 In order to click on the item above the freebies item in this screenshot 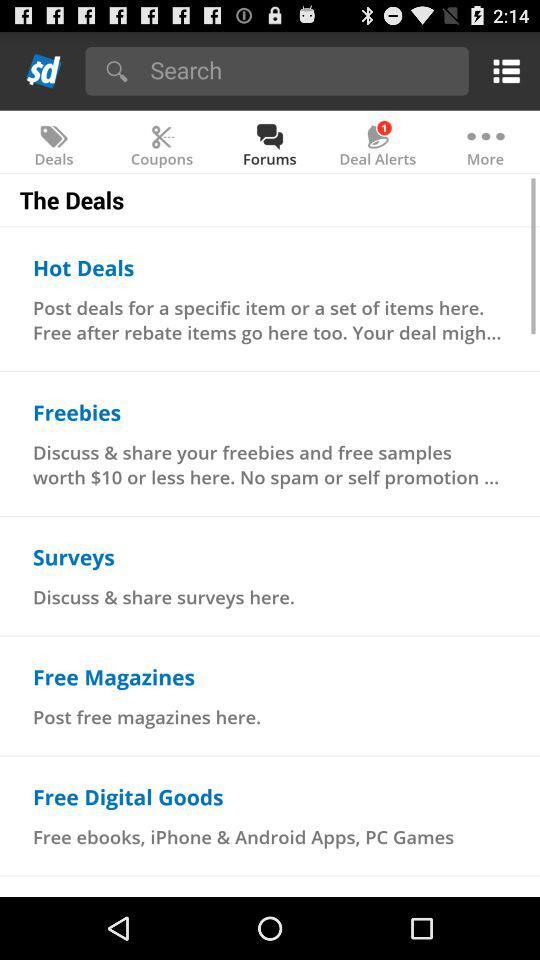, I will do `click(270, 319)`.